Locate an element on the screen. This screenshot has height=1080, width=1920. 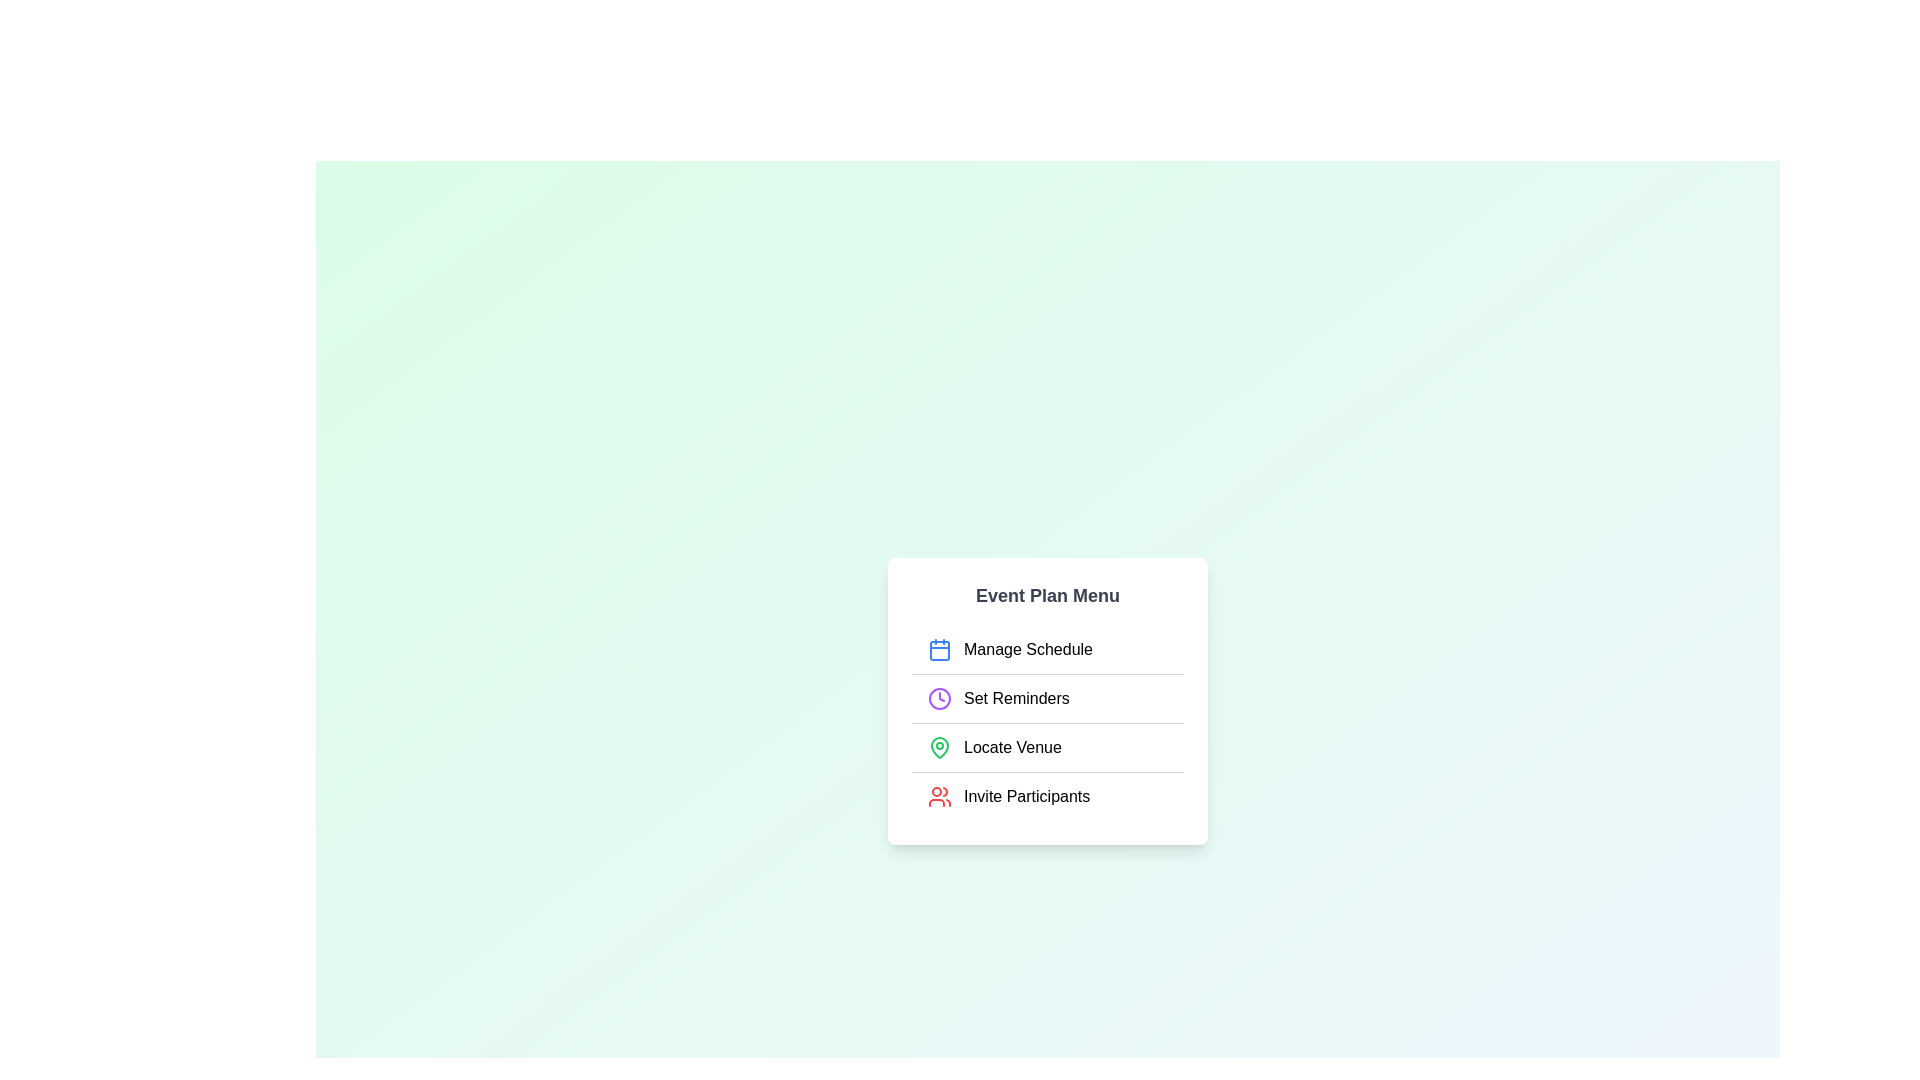
the menu item Set Reminders to perform its action is located at coordinates (1046, 697).